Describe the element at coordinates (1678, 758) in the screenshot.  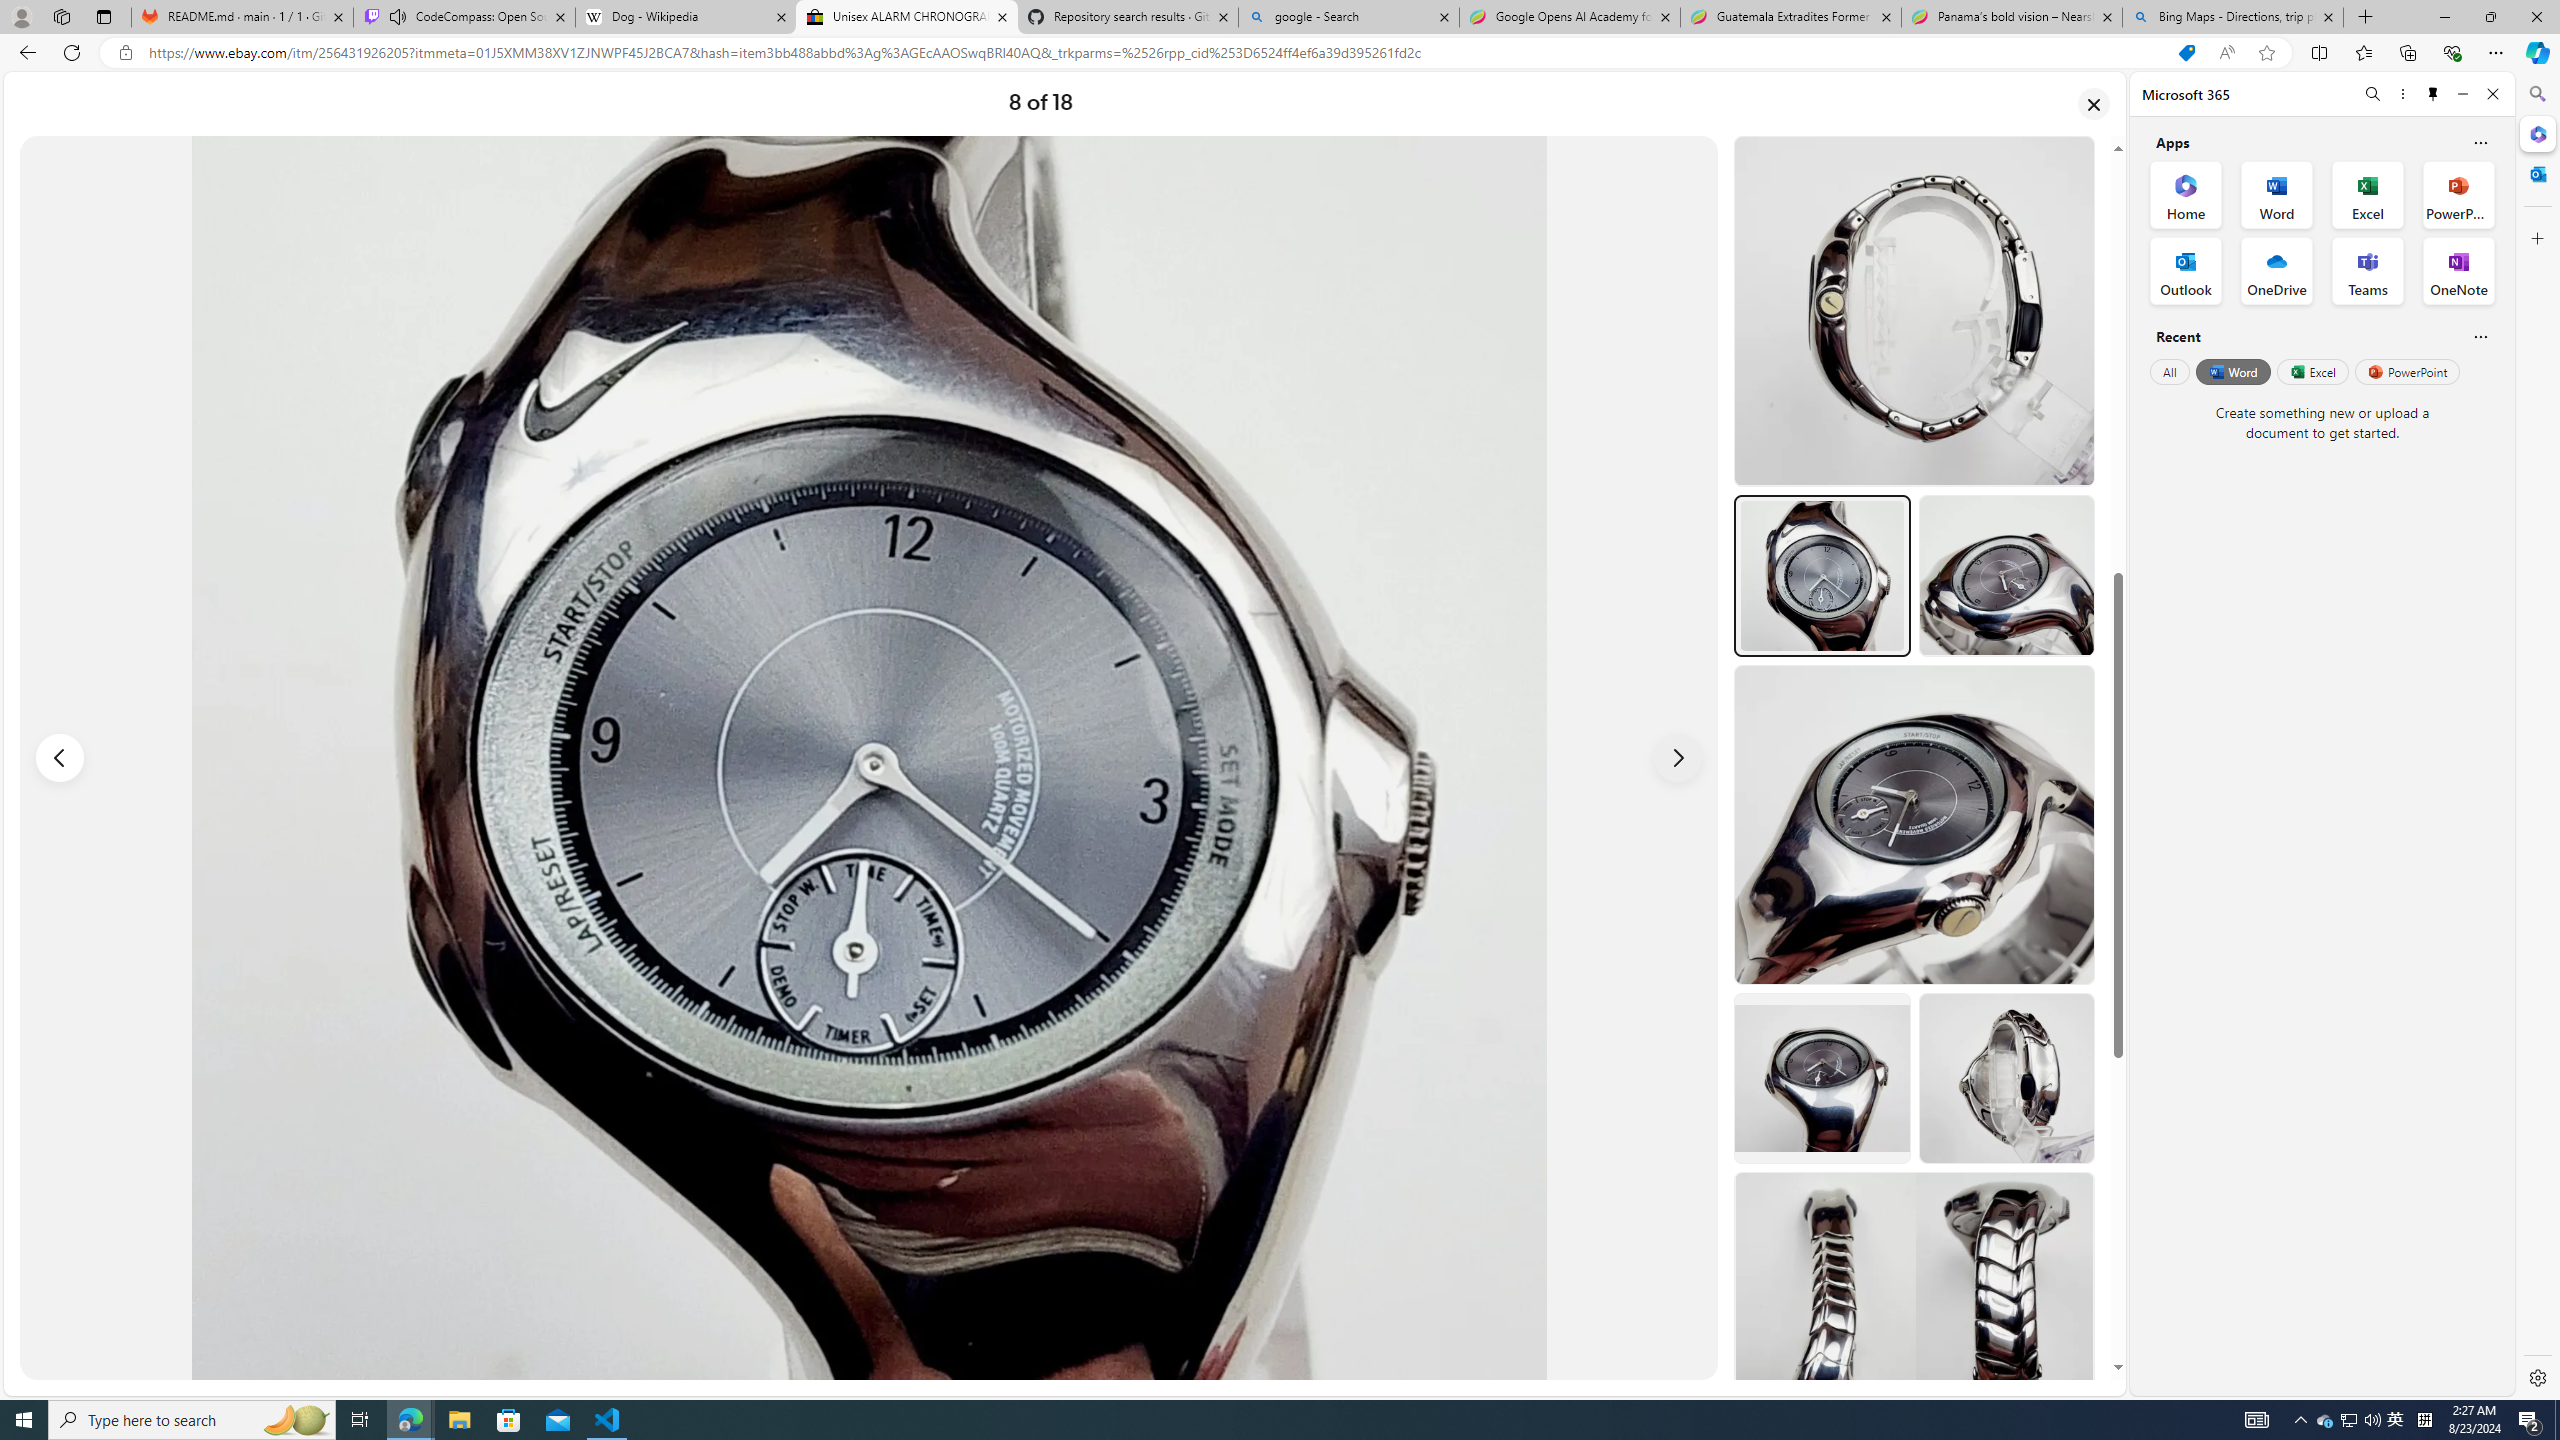
I see `'Next image - Item images thumbnails'` at that location.